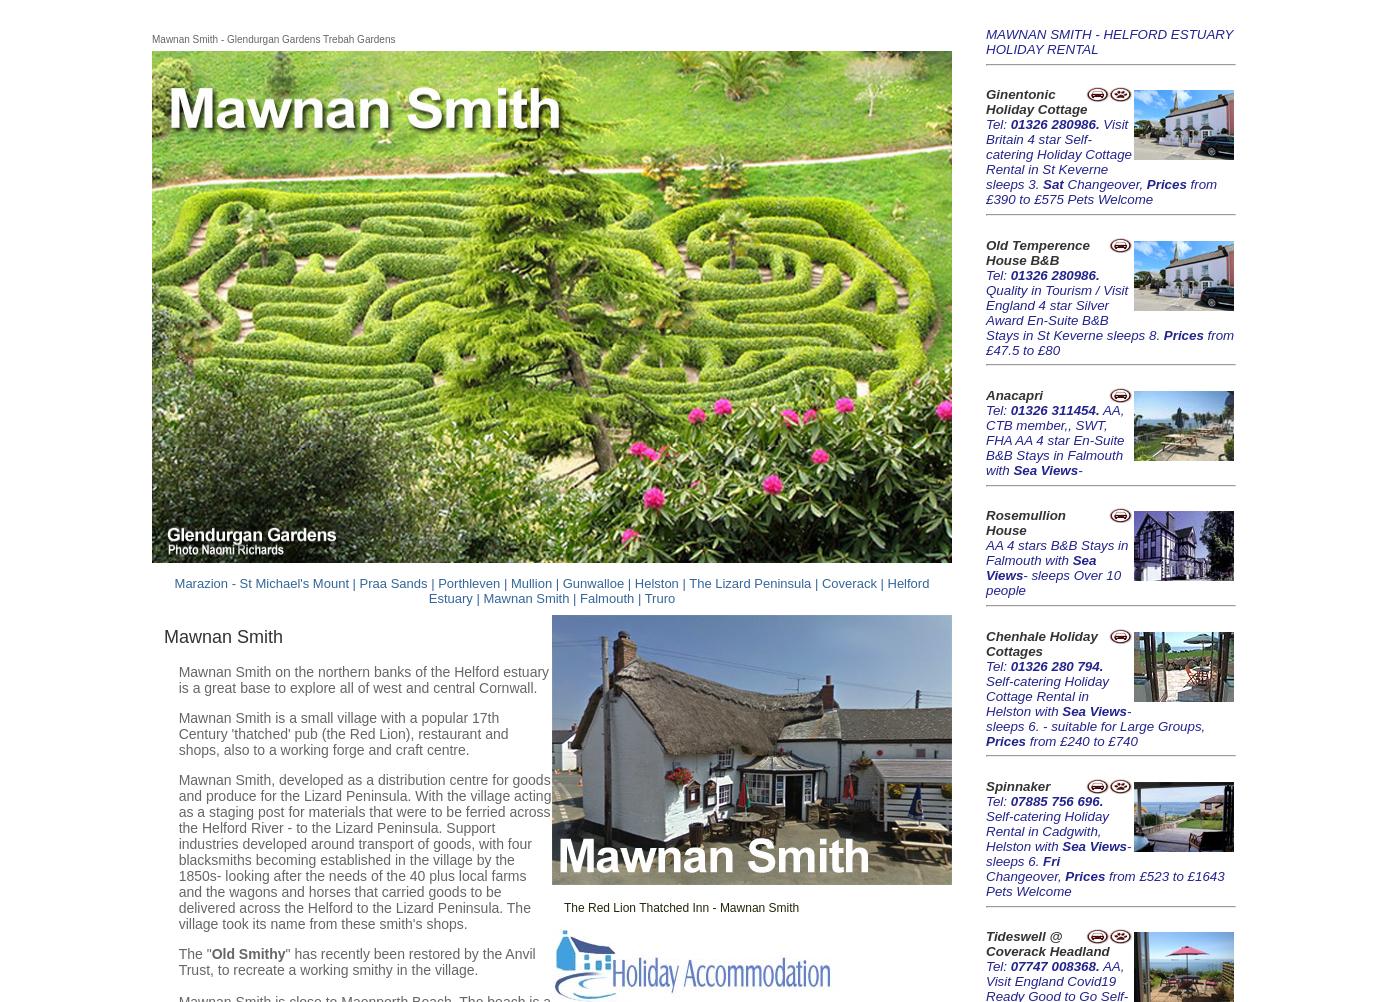  What do you see at coordinates (1054, 409) in the screenshot?
I see `'01326 311454.'` at bounding box center [1054, 409].